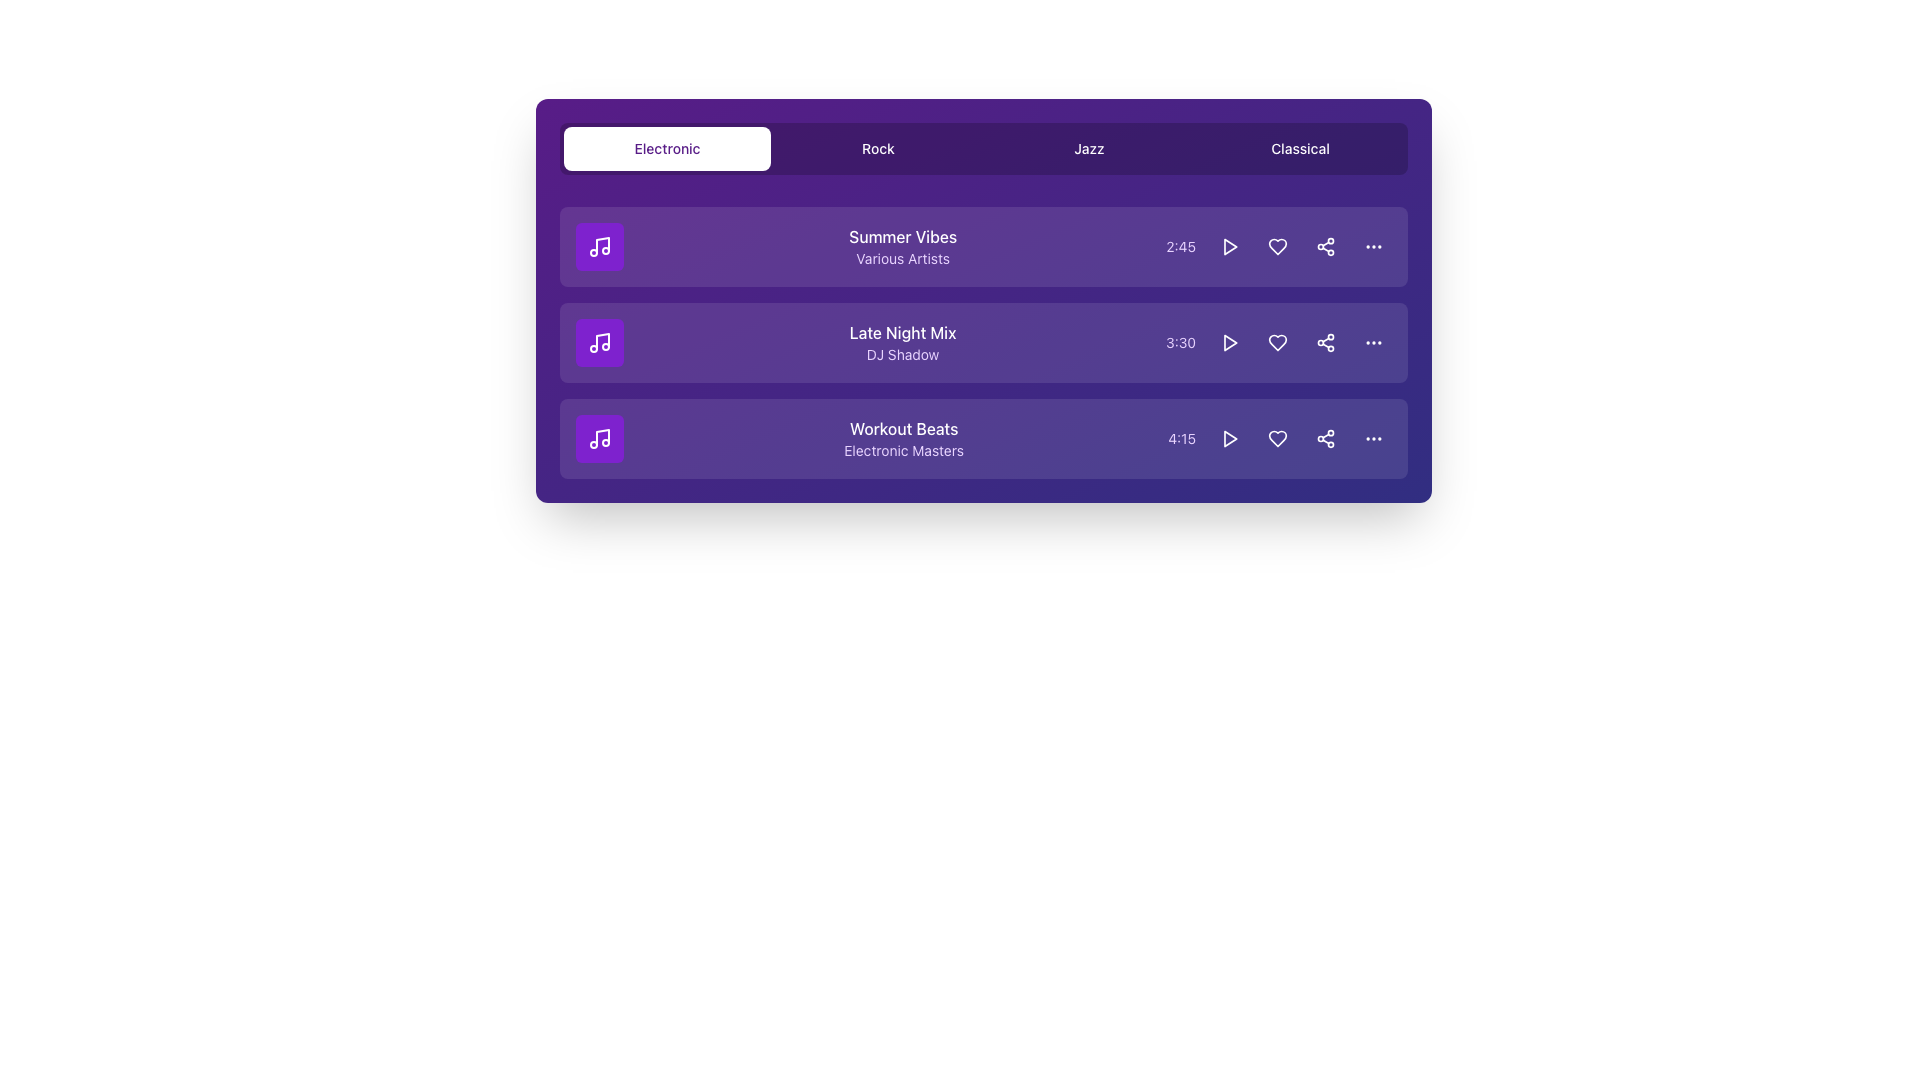  Describe the element at coordinates (1182, 438) in the screenshot. I see `the text label displaying '4:15', styled in purple, located towards the right side of the music track row following 'Workout Beats' and 'Electronic Masters'` at that location.